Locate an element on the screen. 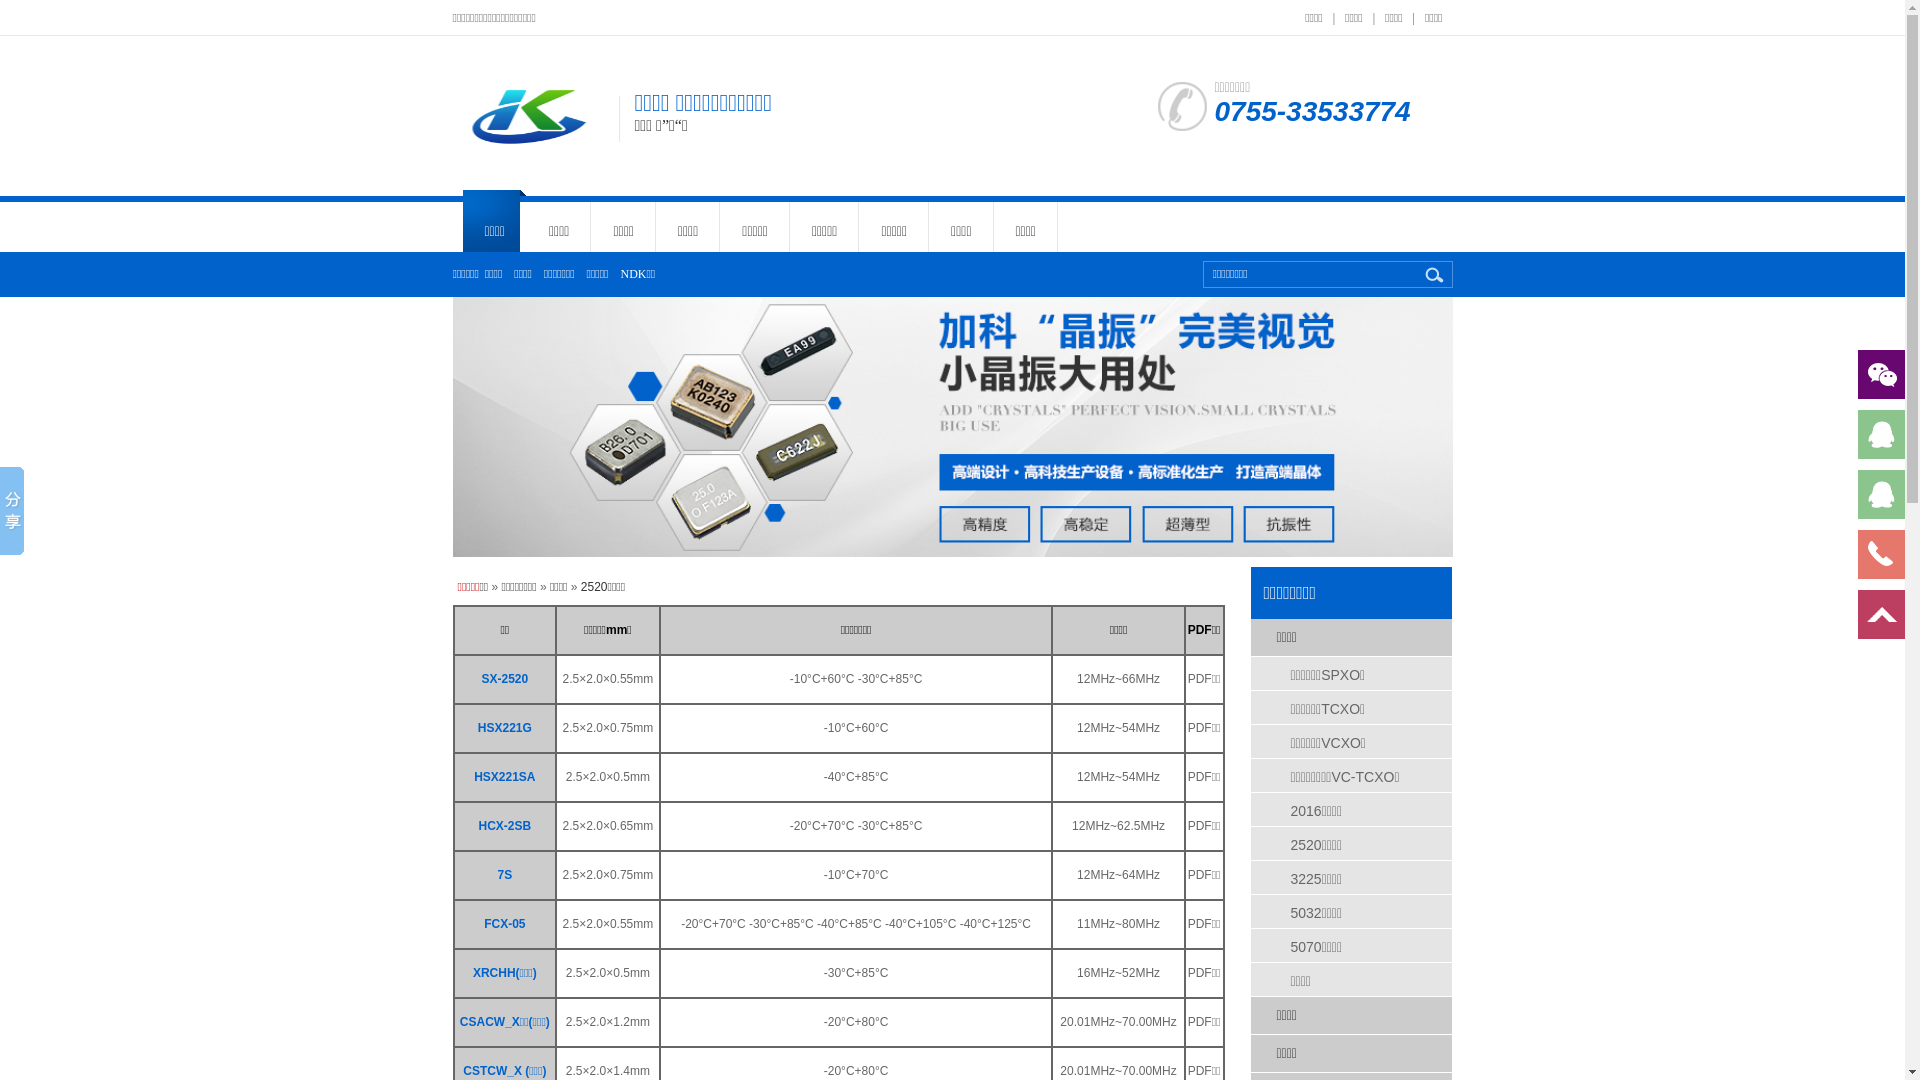 The height and width of the screenshot is (1080, 1920). 'FCX-05' is located at coordinates (504, 924).